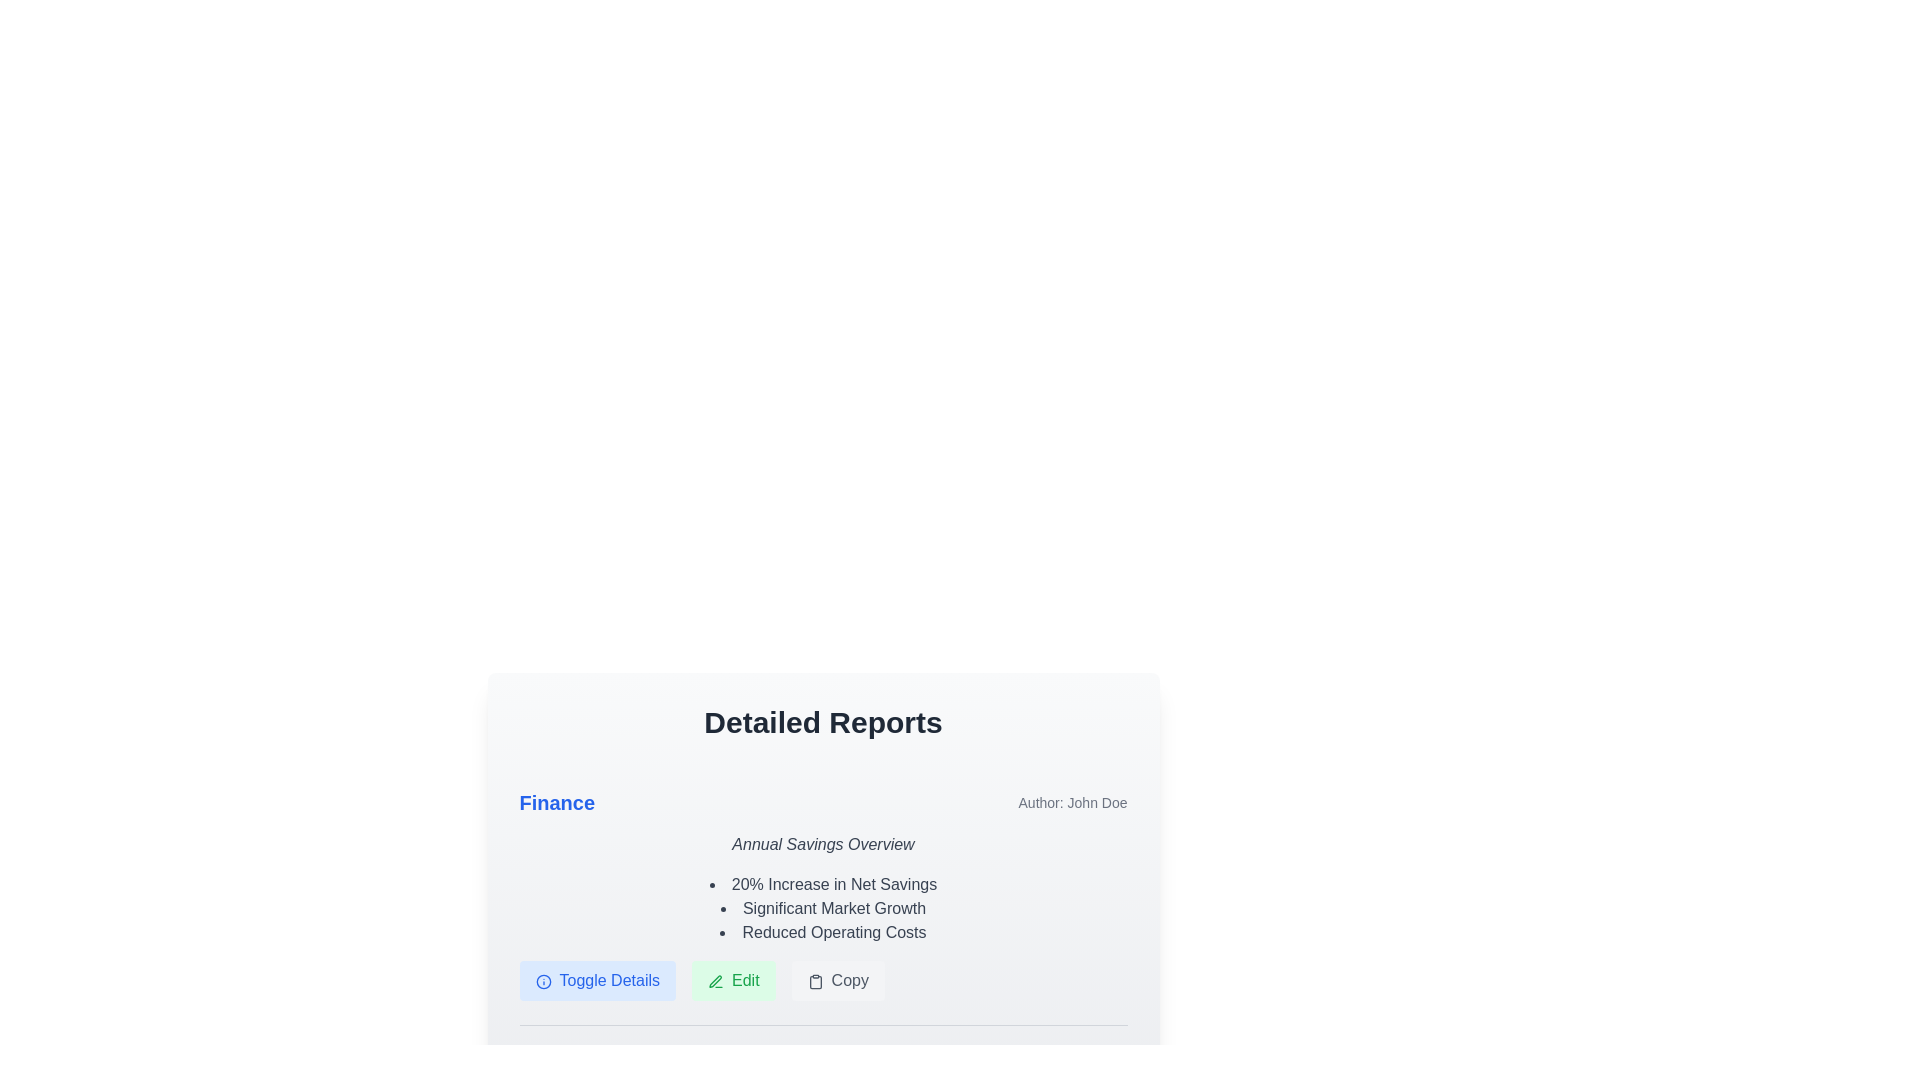  I want to click on the text label that provides a descriptive title for the report section, positioned below the 'Finance' title and above the bullet points detailing savings improvements, so click(823, 844).